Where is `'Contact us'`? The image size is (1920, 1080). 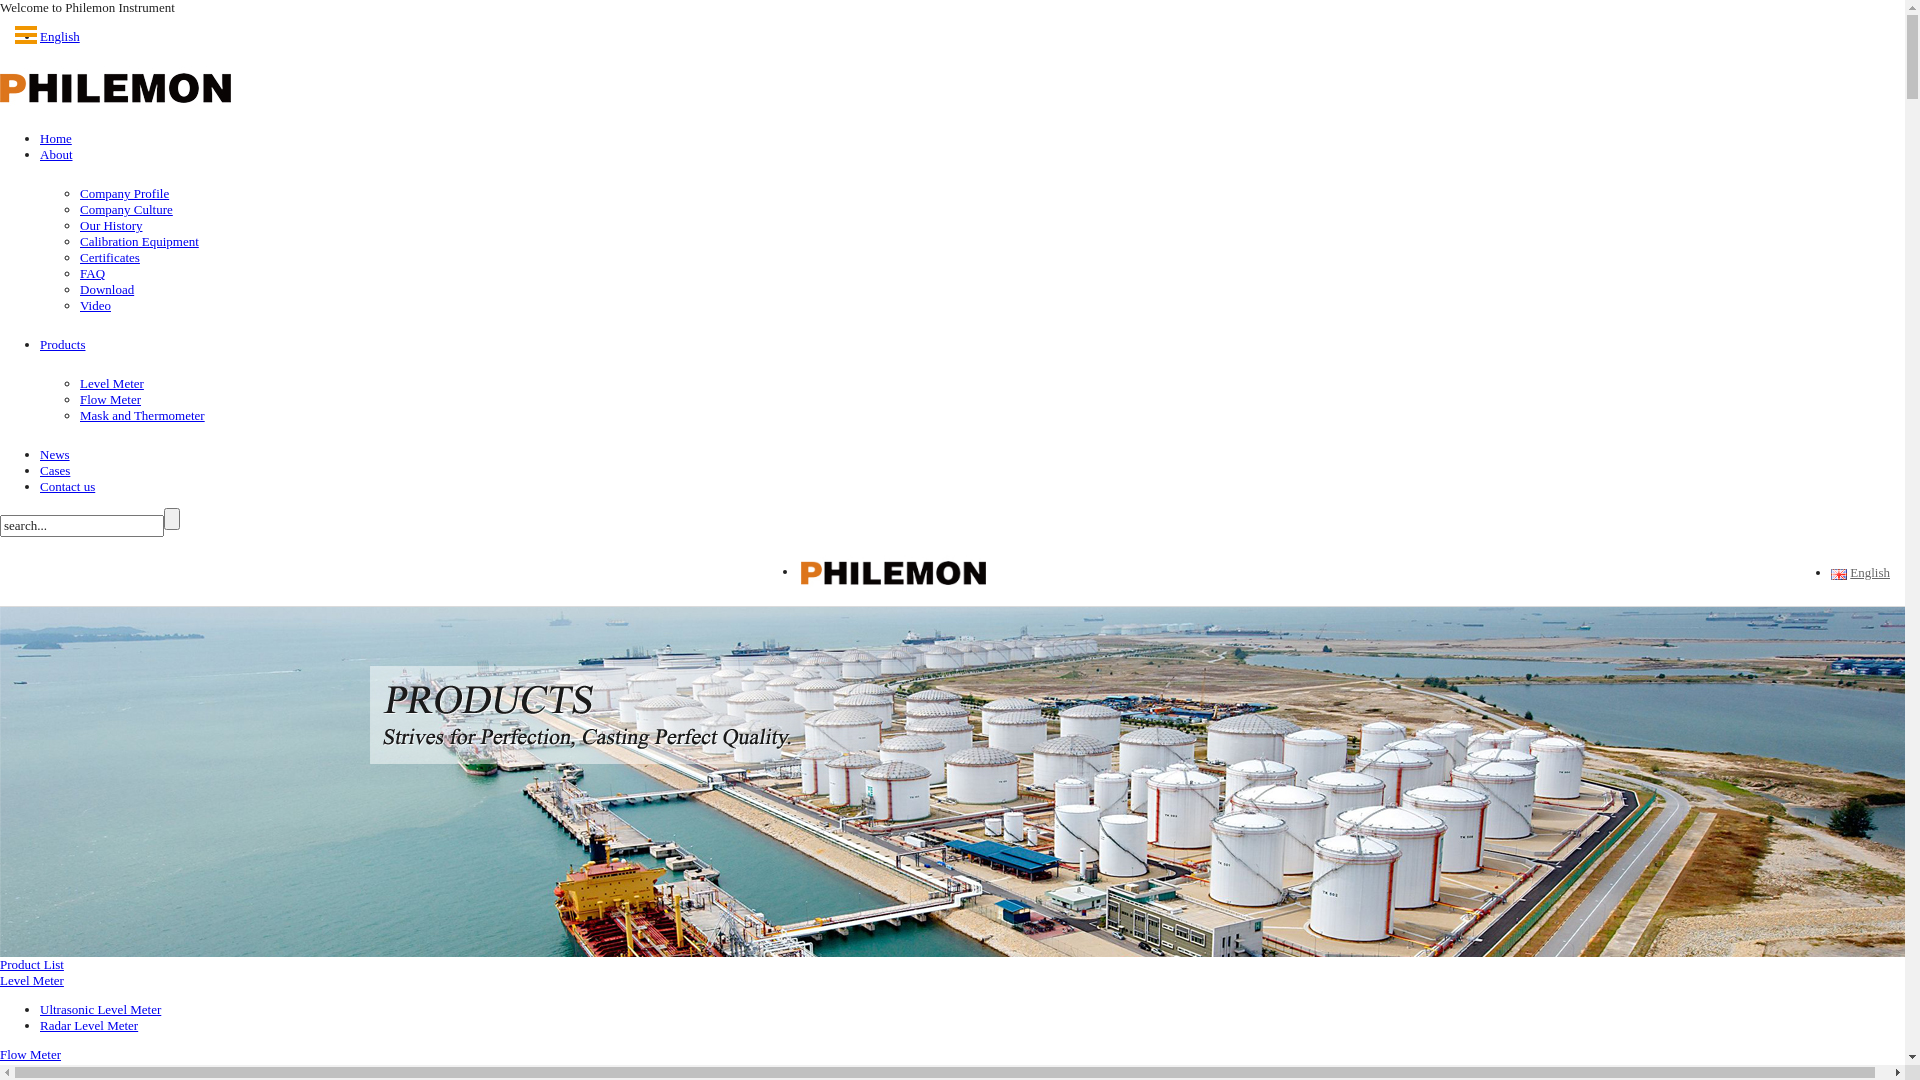 'Contact us' is located at coordinates (67, 486).